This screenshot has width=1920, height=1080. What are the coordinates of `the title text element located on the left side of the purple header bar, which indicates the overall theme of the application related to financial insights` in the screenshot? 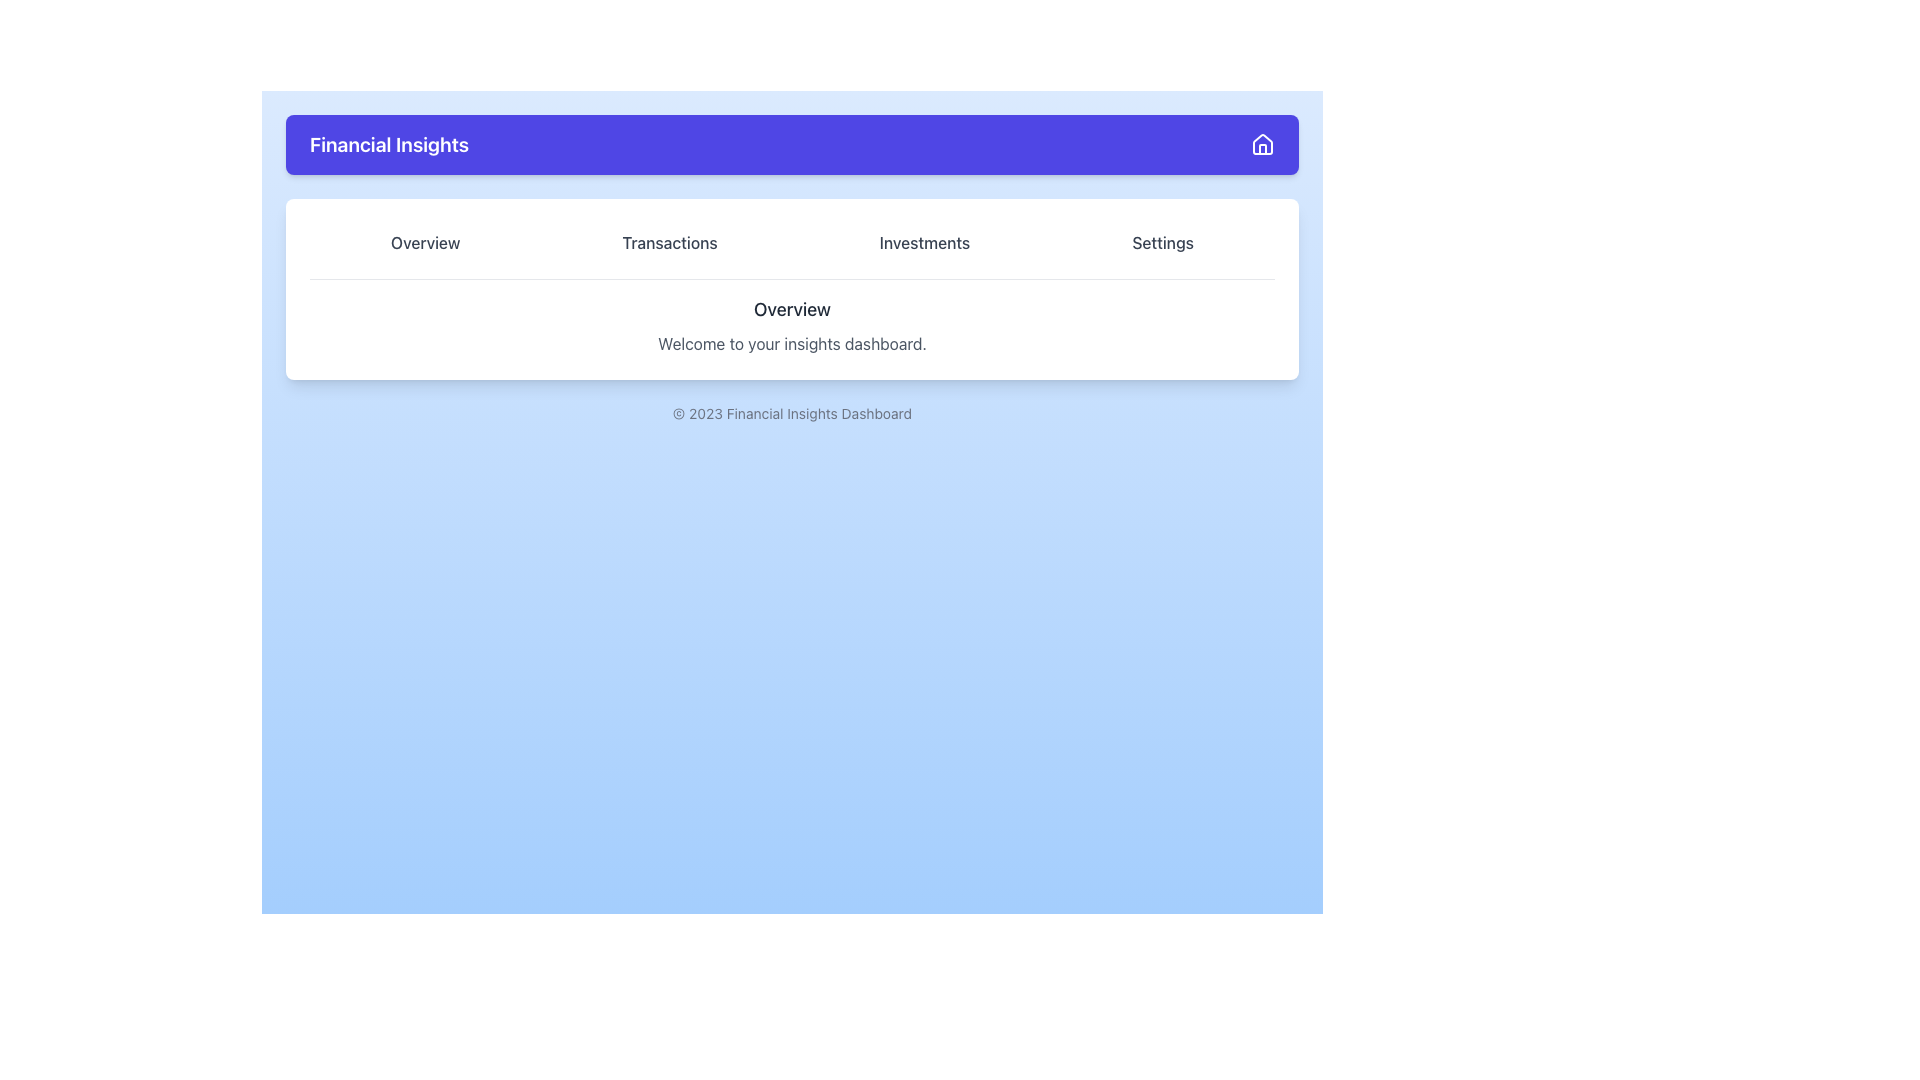 It's located at (389, 144).